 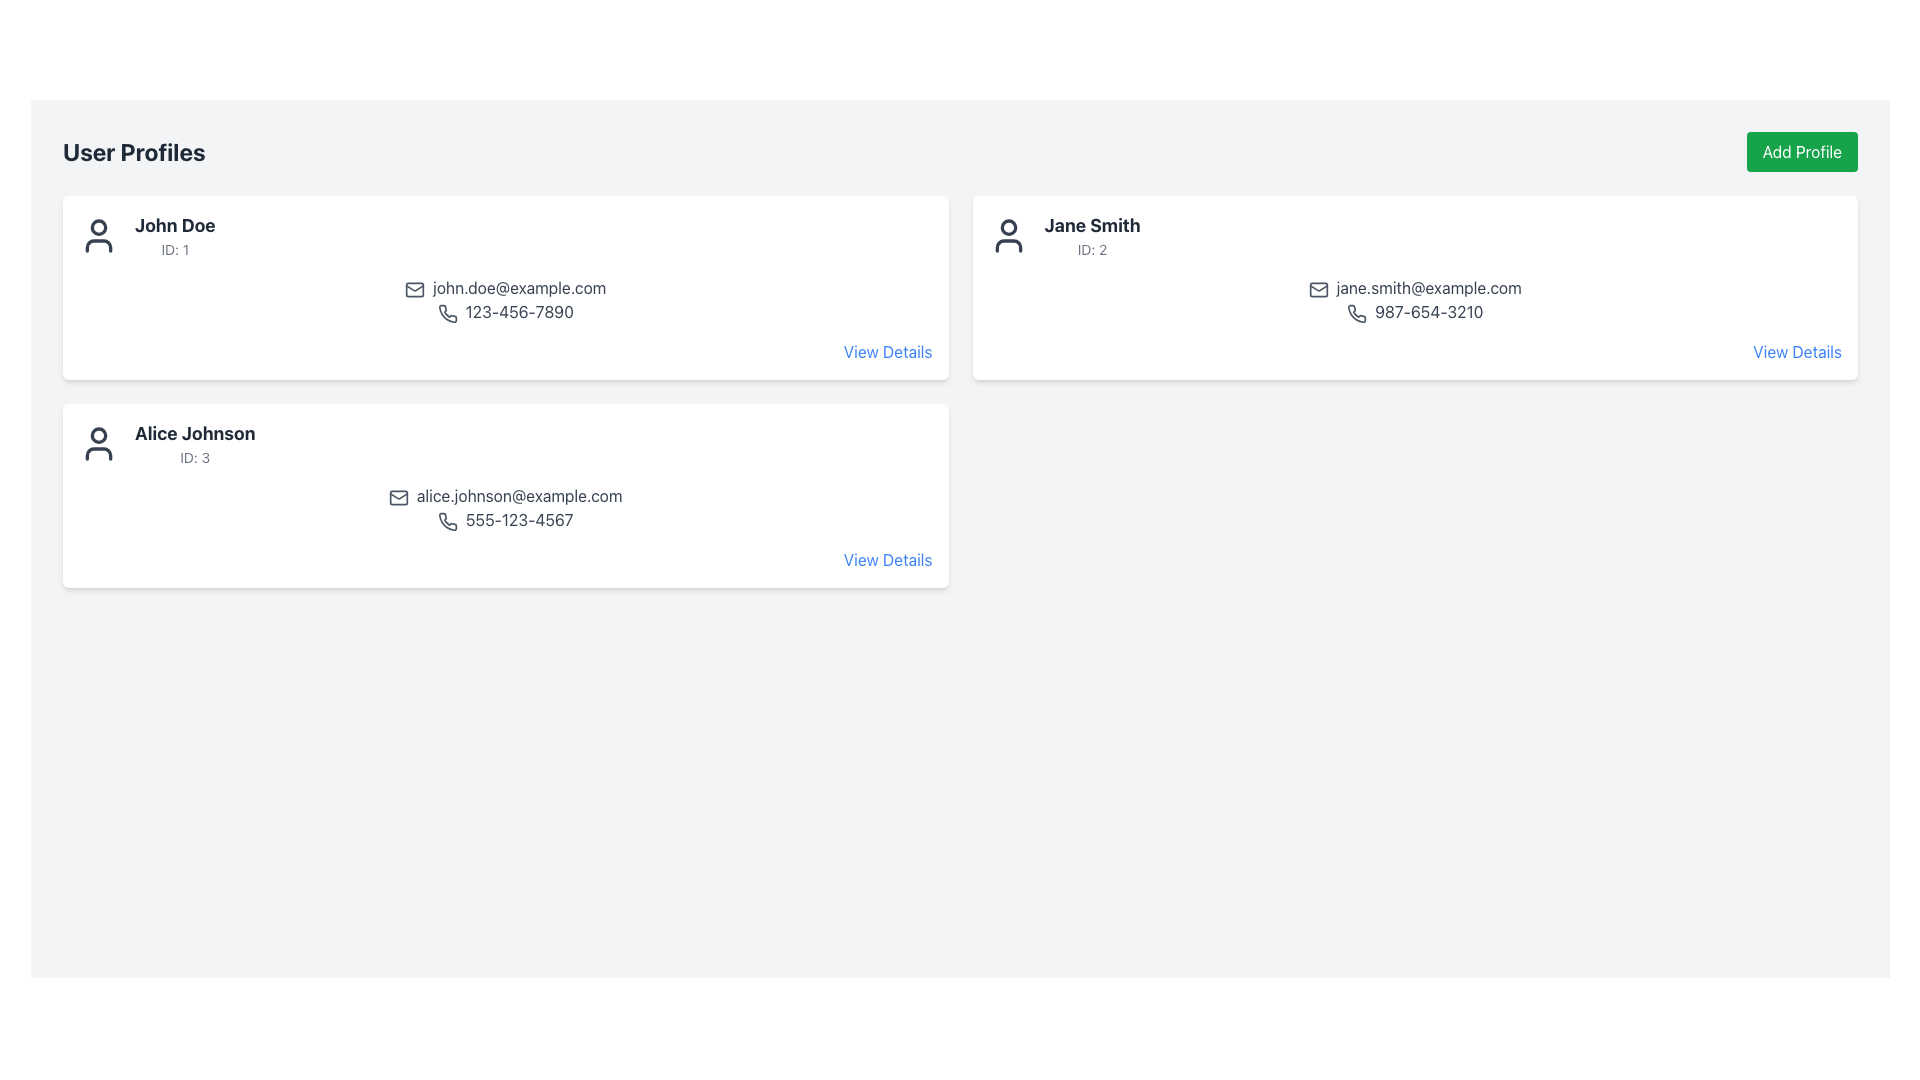 What do you see at coordinates (195, 442) in the screenshot?
I see `the text display element that shows the name and ID of a user in the second card from the top in the left column of the user profile list` at bounding box center [195, 442].